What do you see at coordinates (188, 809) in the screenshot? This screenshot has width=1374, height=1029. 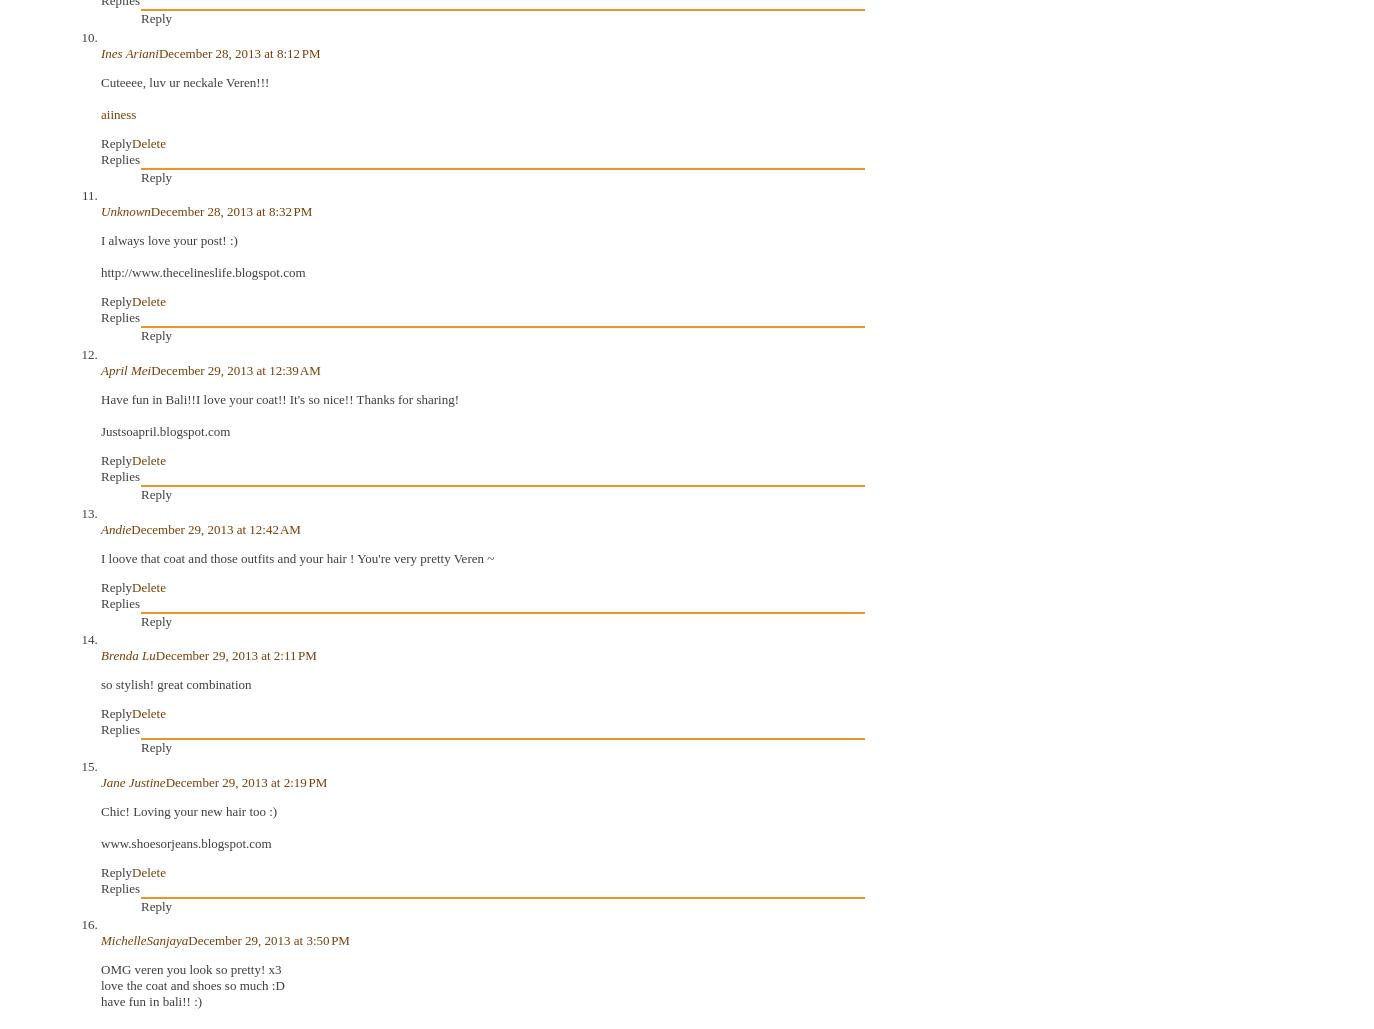 I see `'Chic! Loving your new hair too :)'` at bounding box center [188, 809].